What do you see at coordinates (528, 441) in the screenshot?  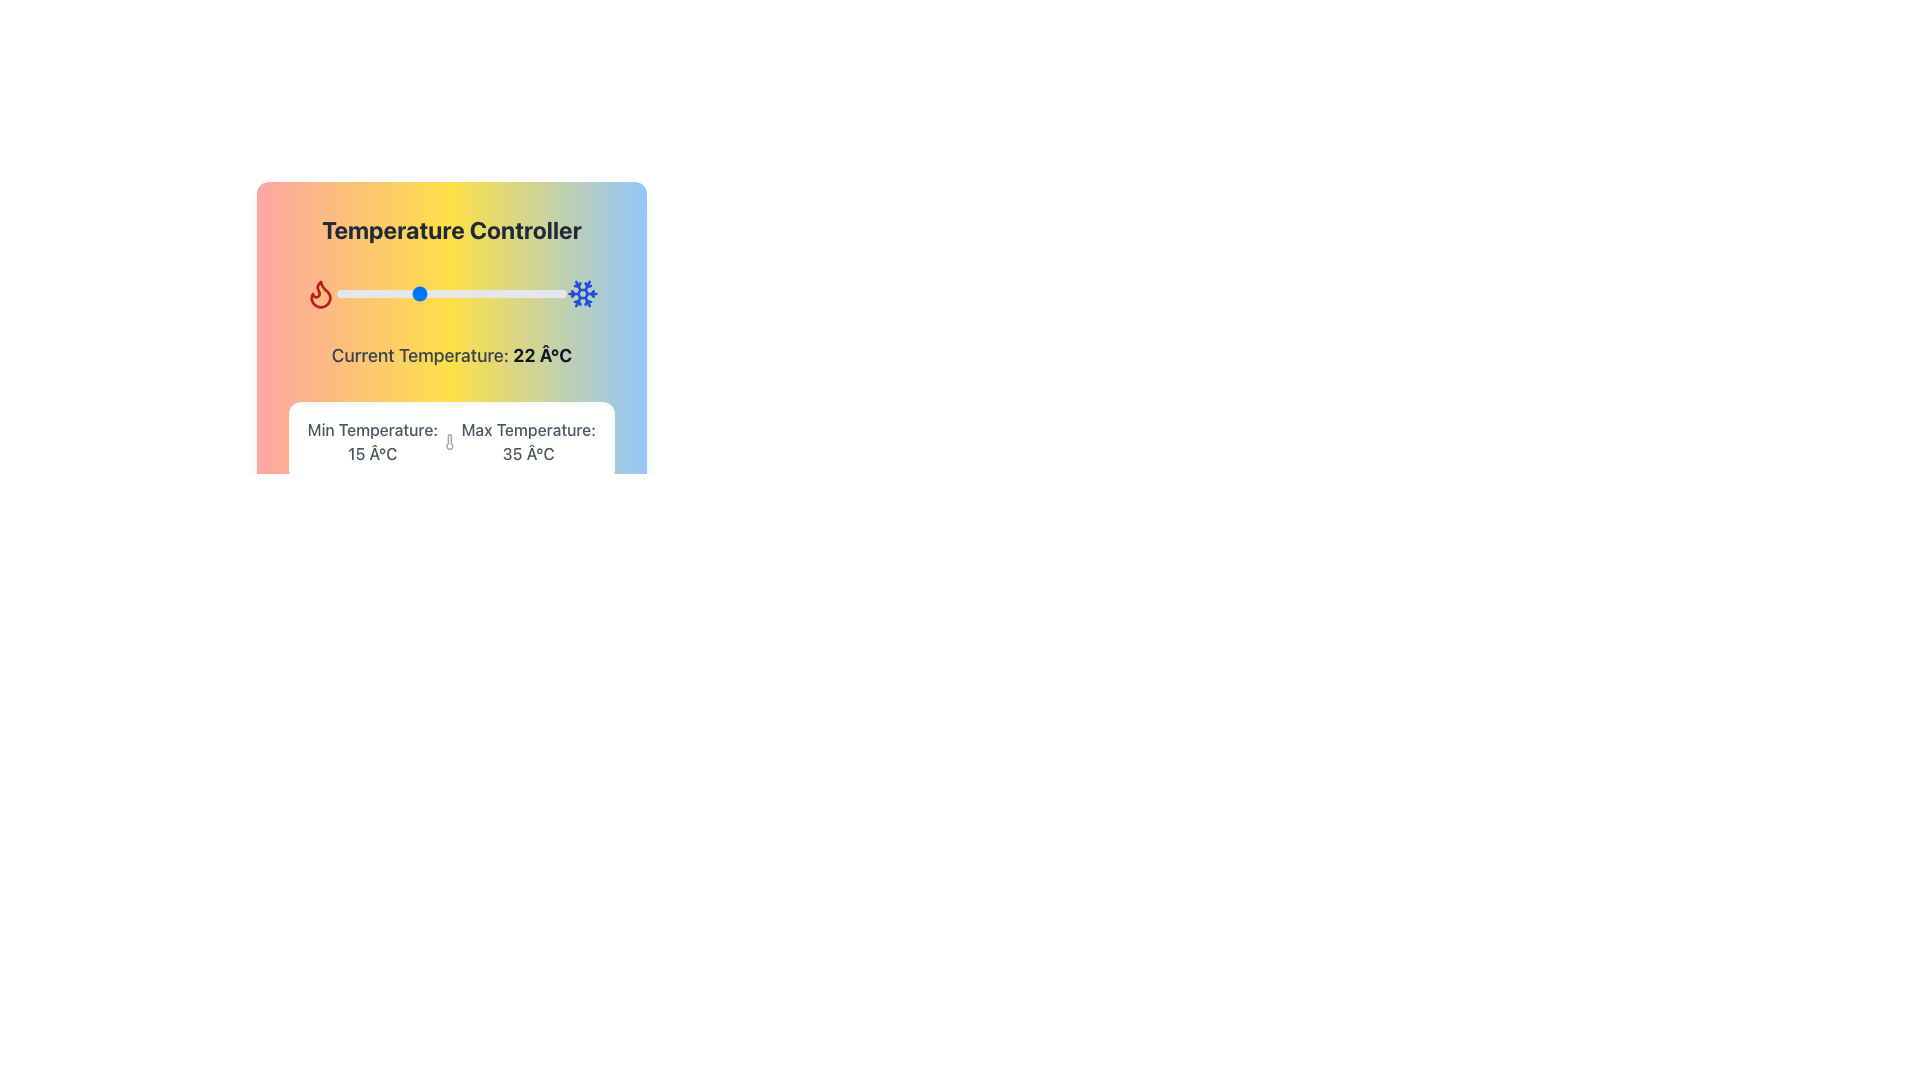 I see `the static text displaying 'Max Temperature: 35 Â°C', which is located on the right side of a white box containing temperature details` at bounding box center [528, 441].